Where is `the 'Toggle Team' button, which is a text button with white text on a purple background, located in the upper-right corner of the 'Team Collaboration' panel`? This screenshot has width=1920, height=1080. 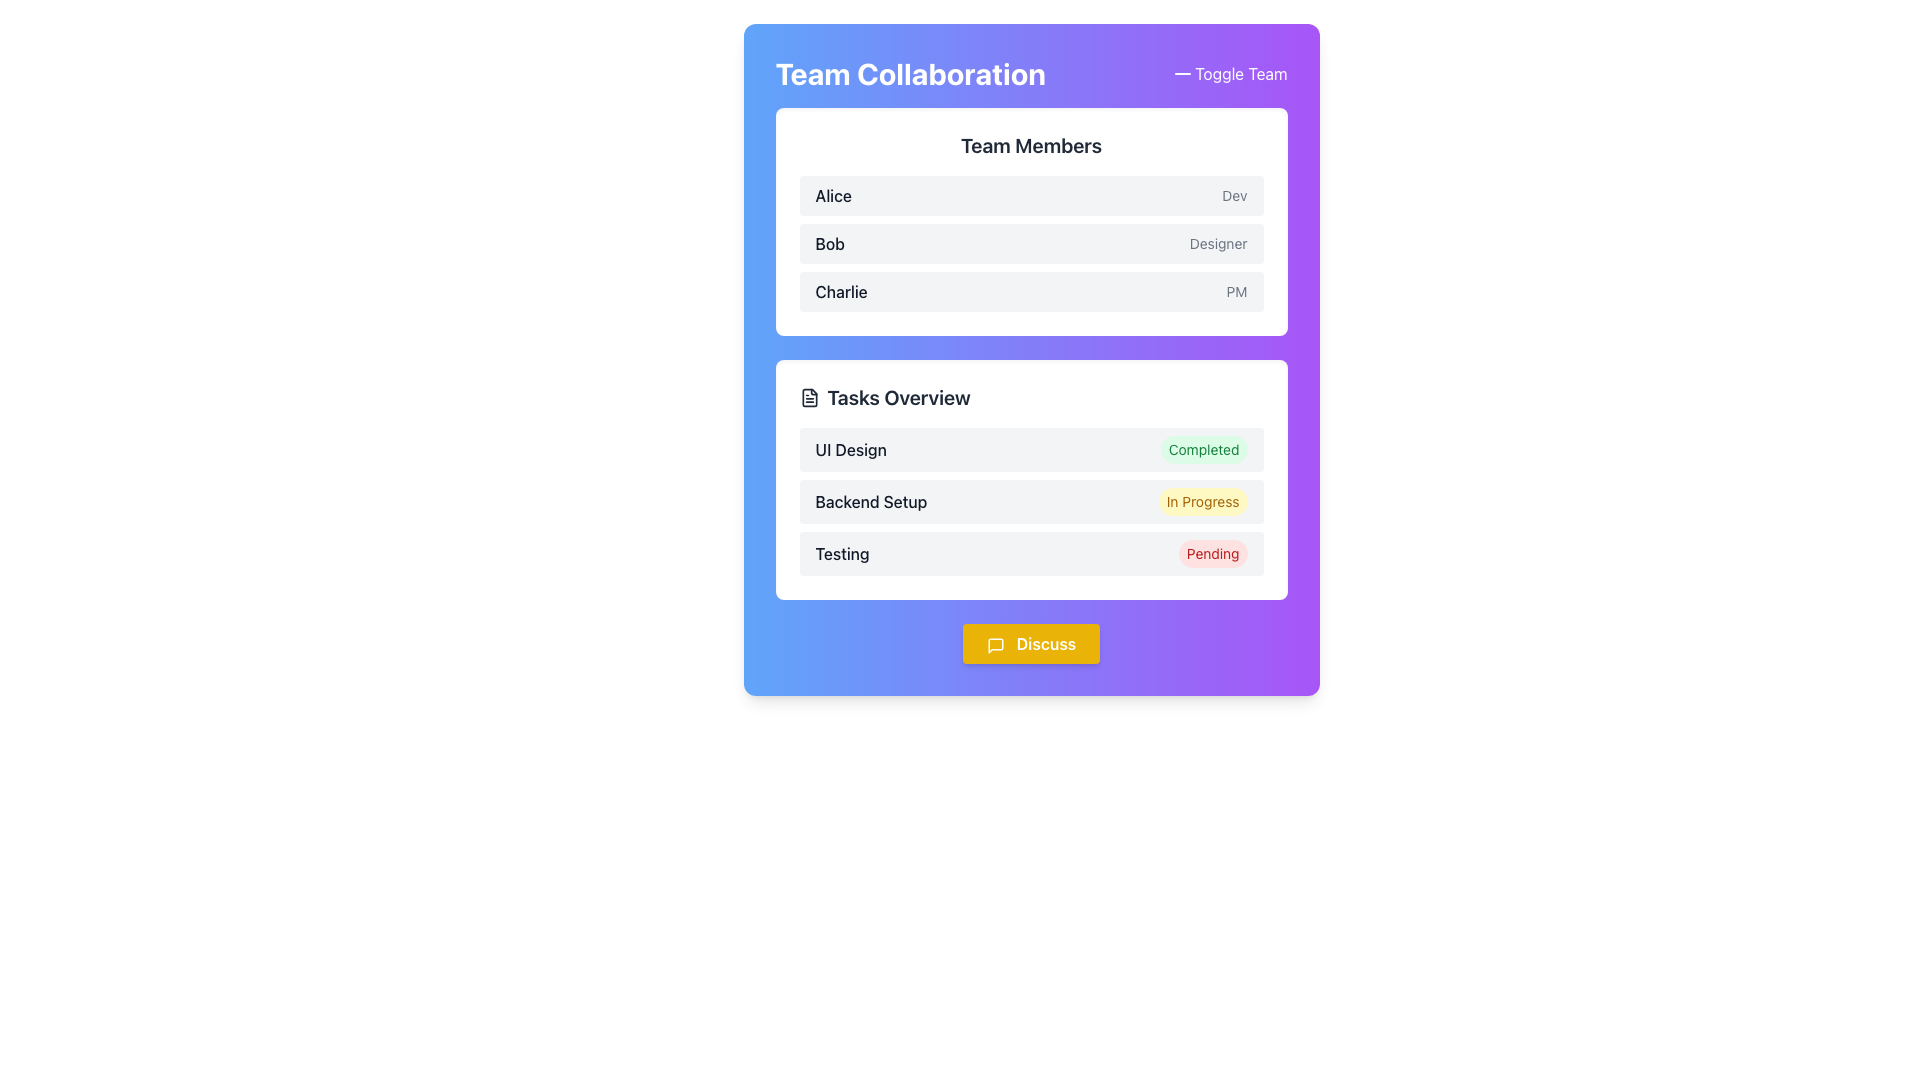 the 'Toggle Team' button, which is a text button with white text on a purple background, located in the upper-right corner of the 'Team Collaboration' panel is located at coordinates (1228, 72).